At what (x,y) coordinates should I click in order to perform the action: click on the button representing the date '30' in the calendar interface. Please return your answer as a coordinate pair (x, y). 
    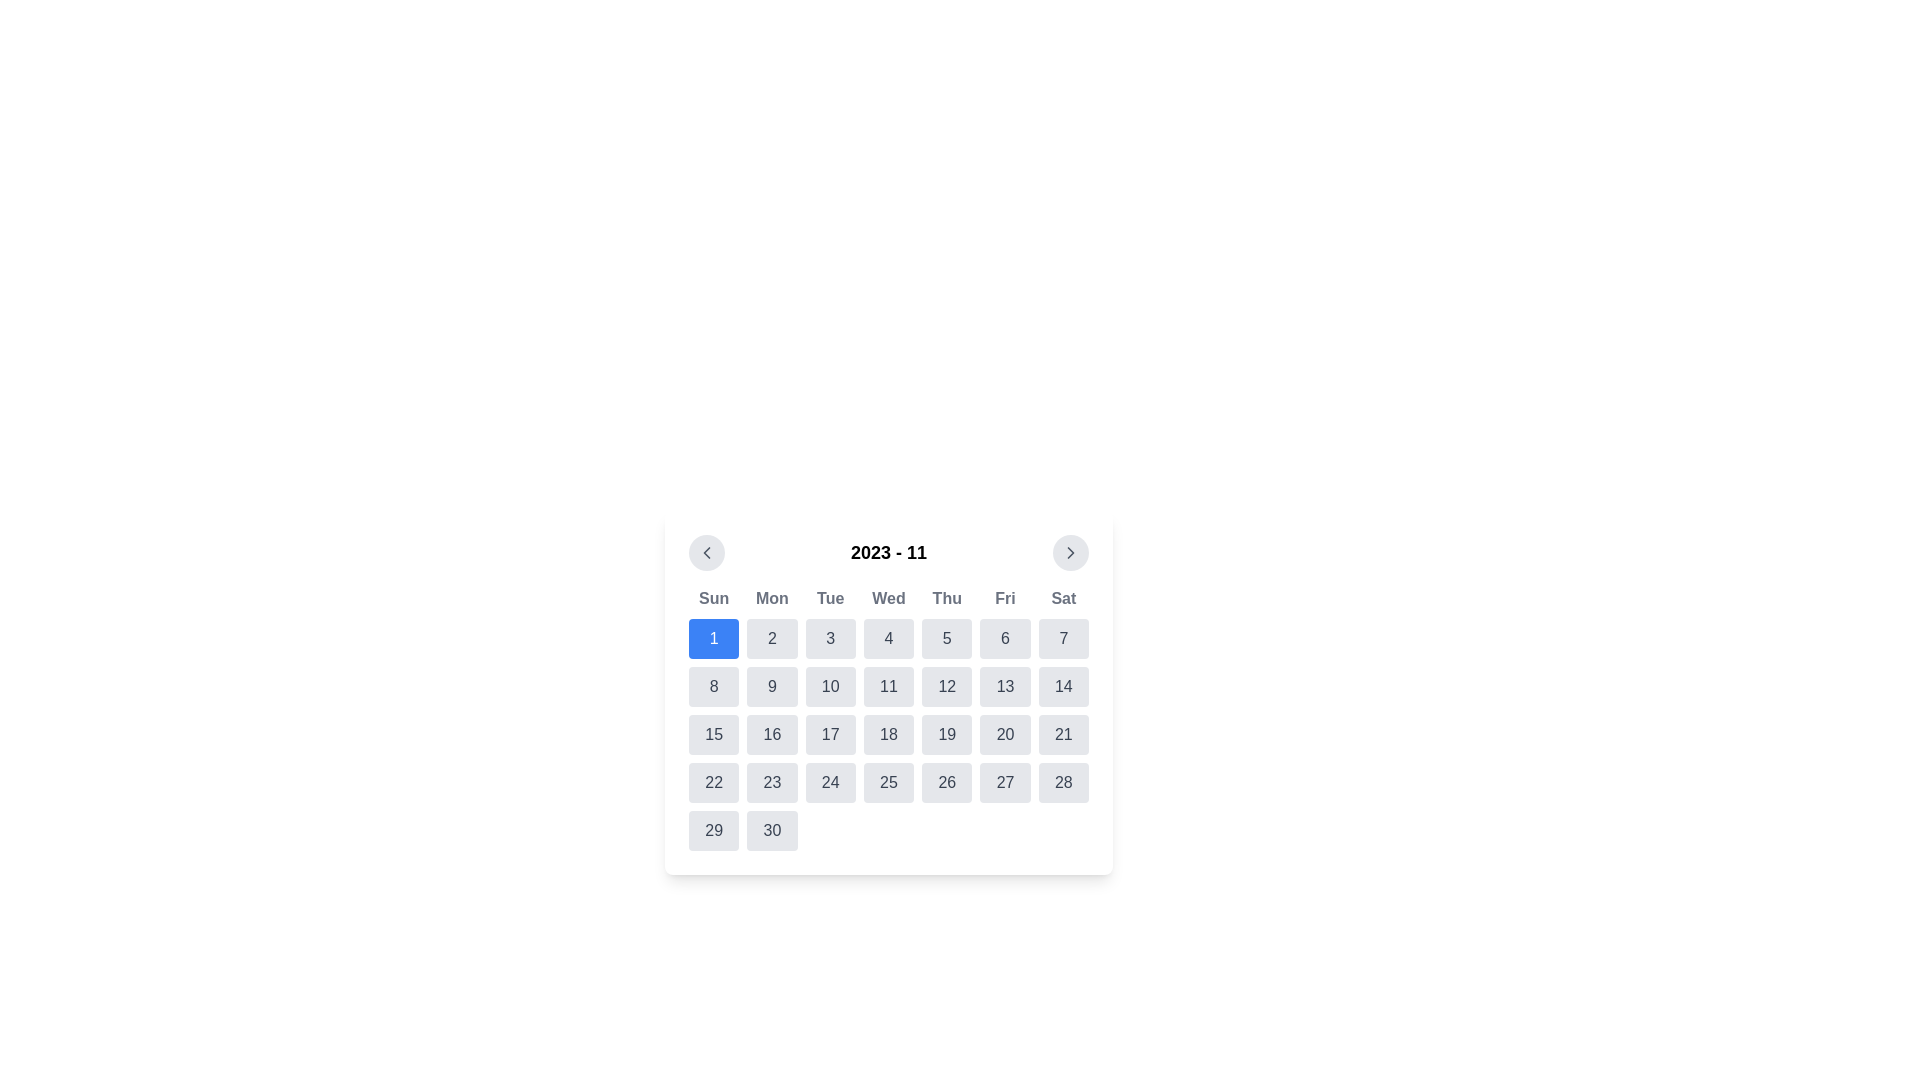
    Looking at the image, I should click on (771, 830).